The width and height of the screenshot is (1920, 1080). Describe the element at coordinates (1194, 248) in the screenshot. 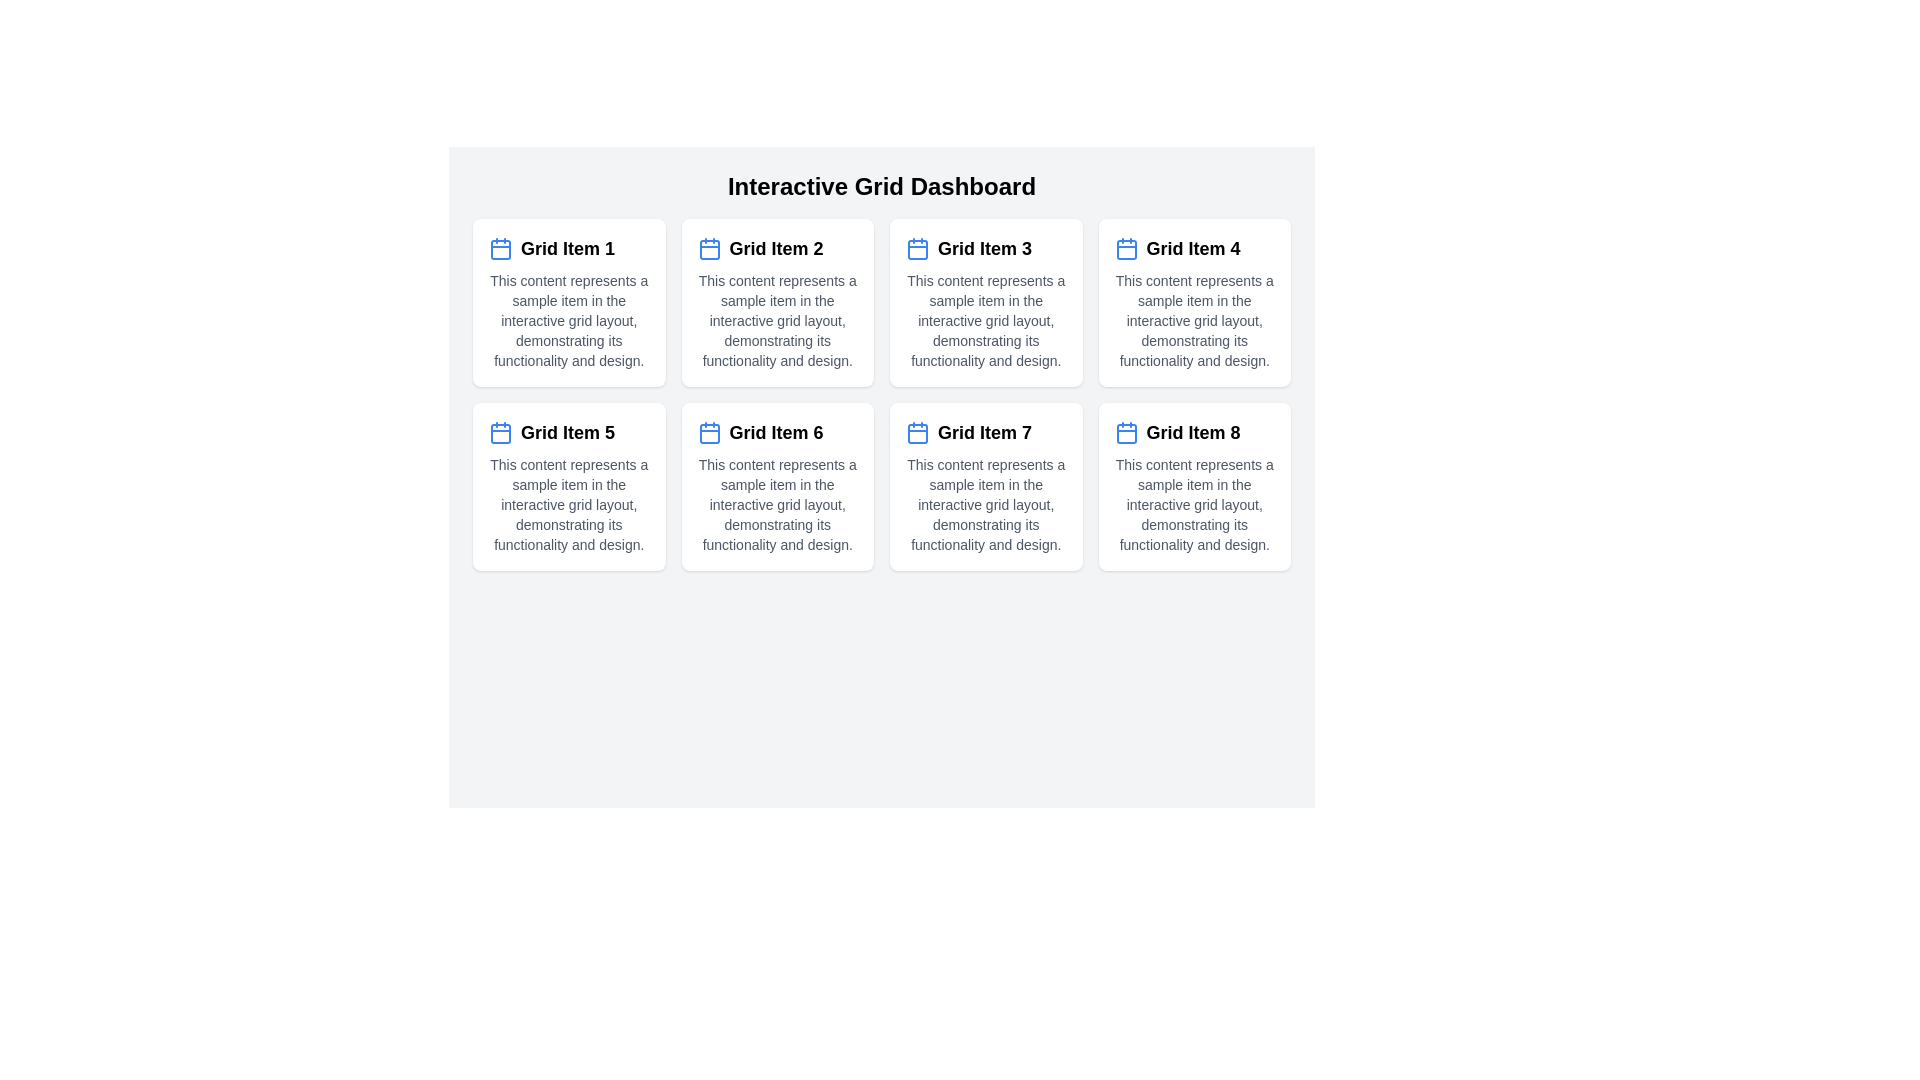

I see `the Text with icon labeled 'Grid Item 4' located in the top-right group of items in the grid layout` at that location.